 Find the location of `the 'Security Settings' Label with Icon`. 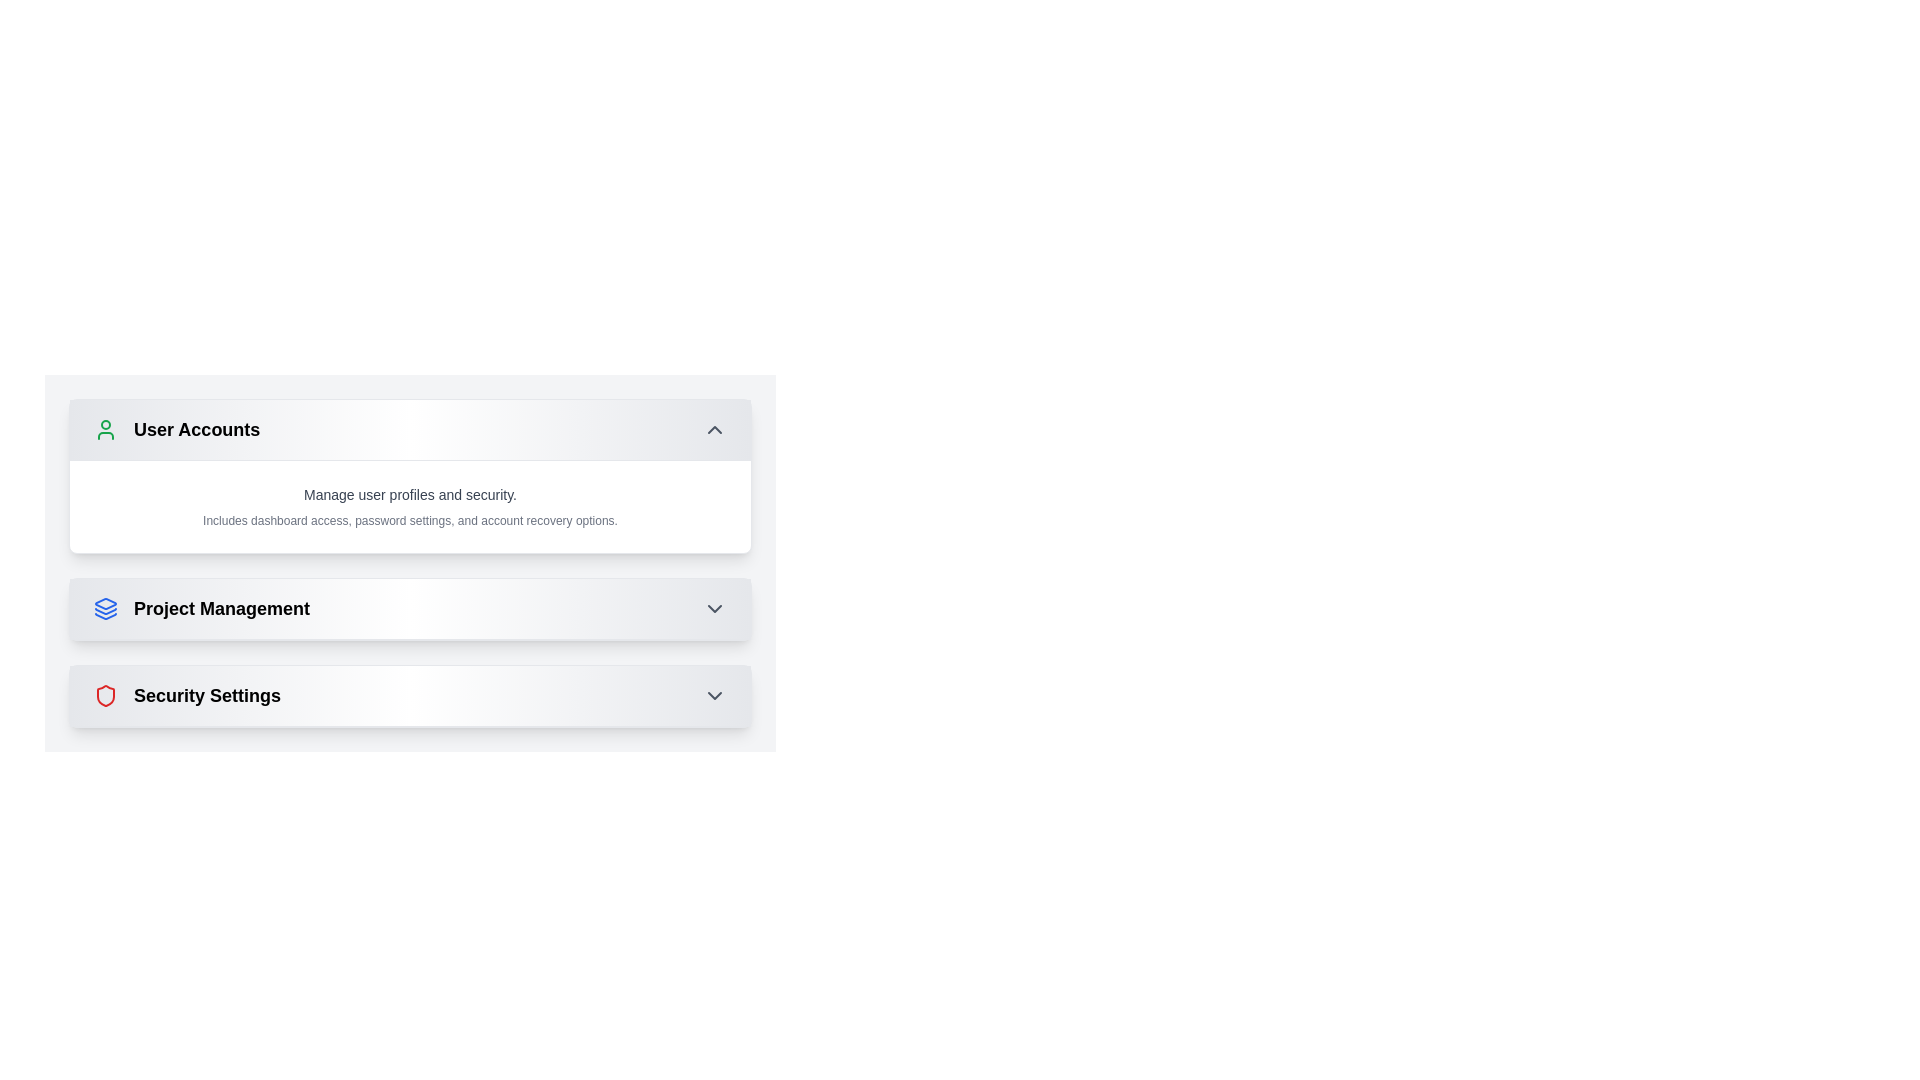

the 'Security Settings' Label with Icon is located at coordinates (187, 694).